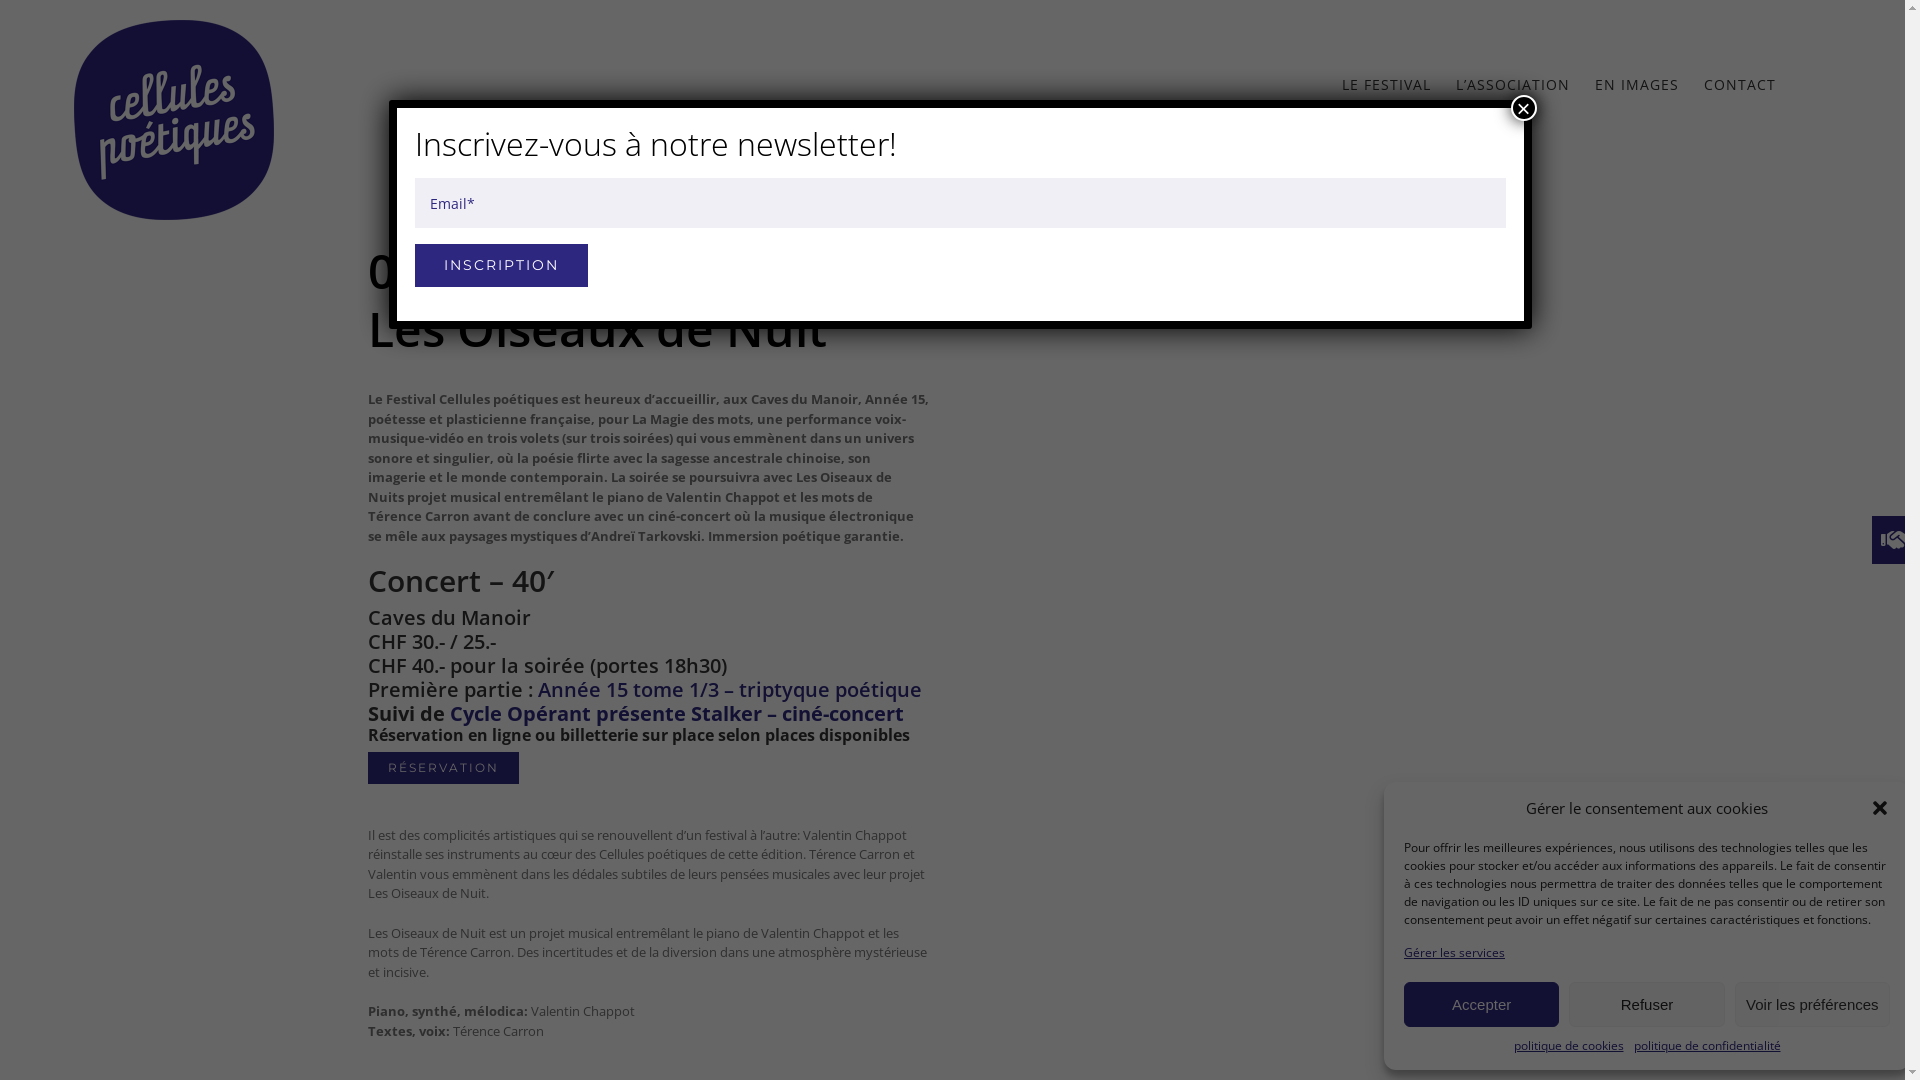 This screenshot has height=1080, width=1920. I want to click on 'CONTACT', so click(1738, 83).